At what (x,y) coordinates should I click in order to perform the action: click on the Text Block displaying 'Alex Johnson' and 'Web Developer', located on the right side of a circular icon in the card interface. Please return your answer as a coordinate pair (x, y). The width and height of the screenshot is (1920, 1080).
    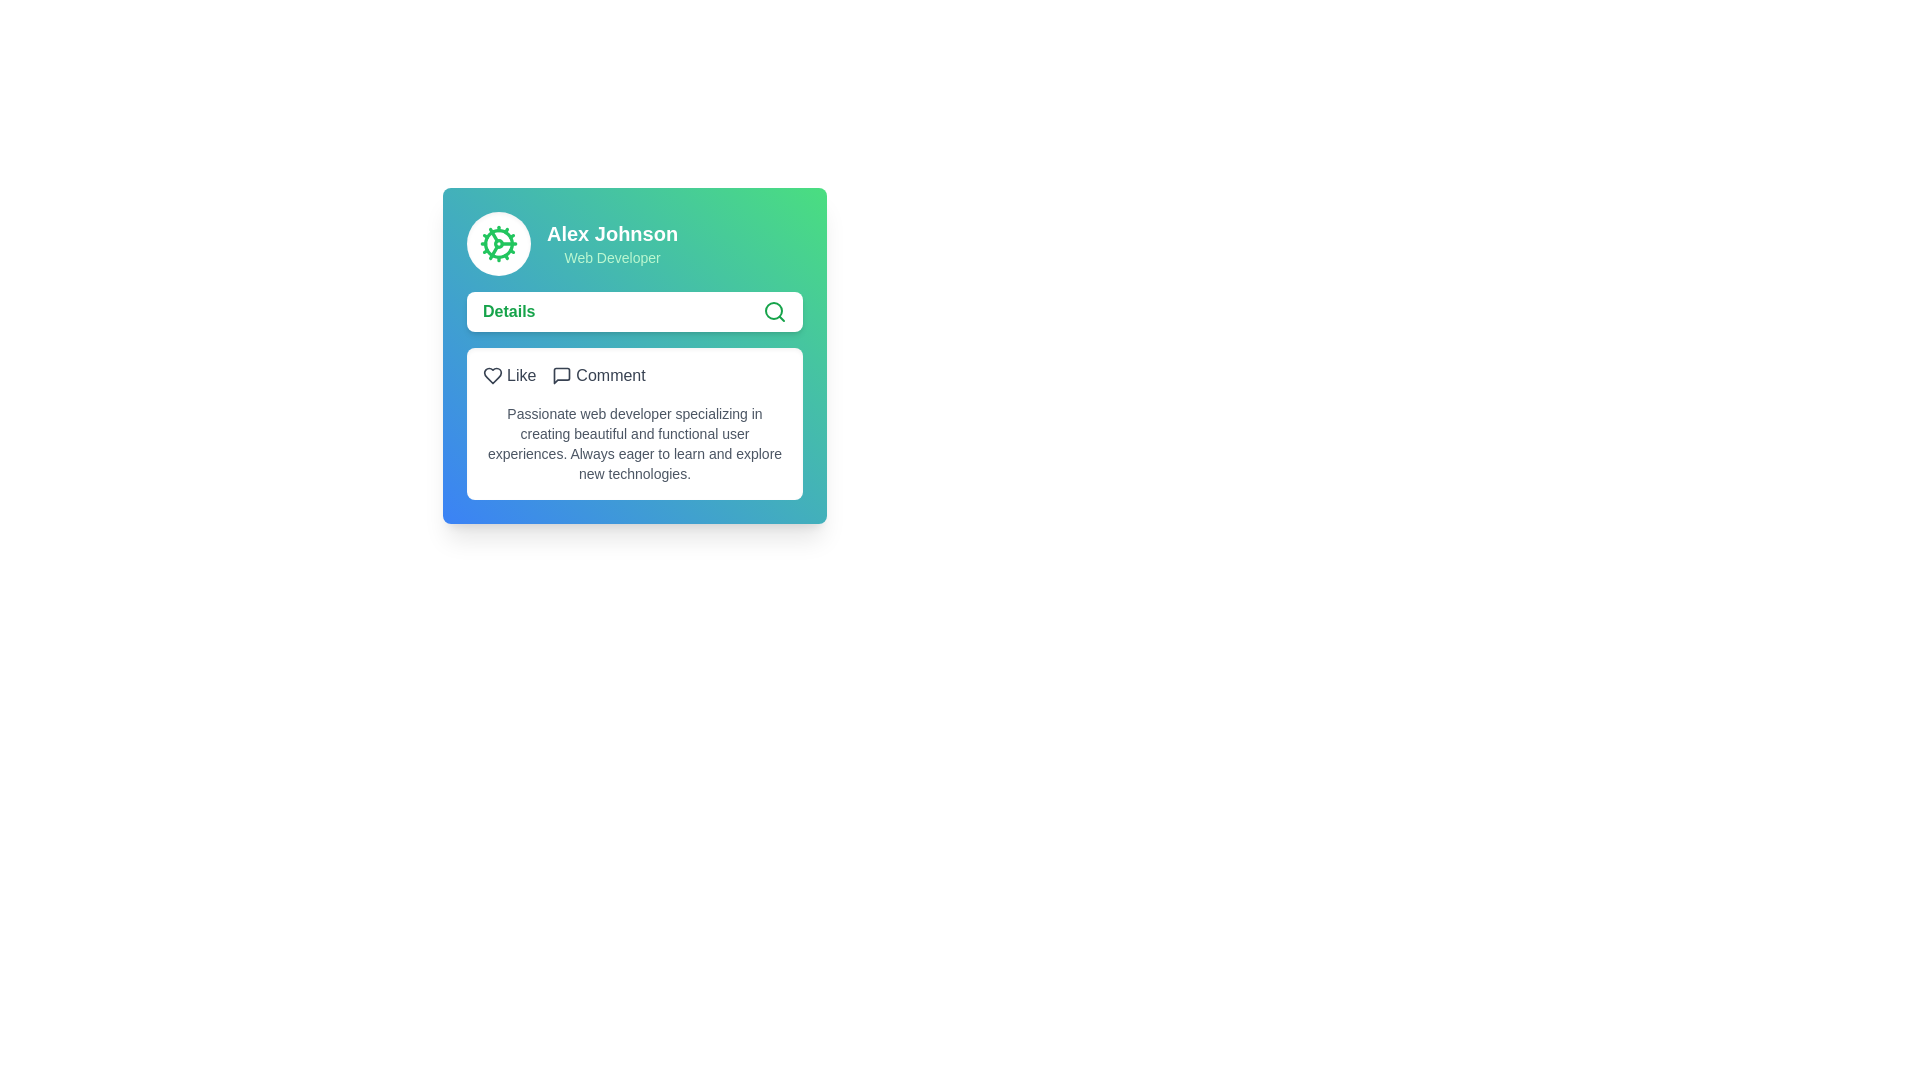
    Looking at the image, I should click on (611, 242).